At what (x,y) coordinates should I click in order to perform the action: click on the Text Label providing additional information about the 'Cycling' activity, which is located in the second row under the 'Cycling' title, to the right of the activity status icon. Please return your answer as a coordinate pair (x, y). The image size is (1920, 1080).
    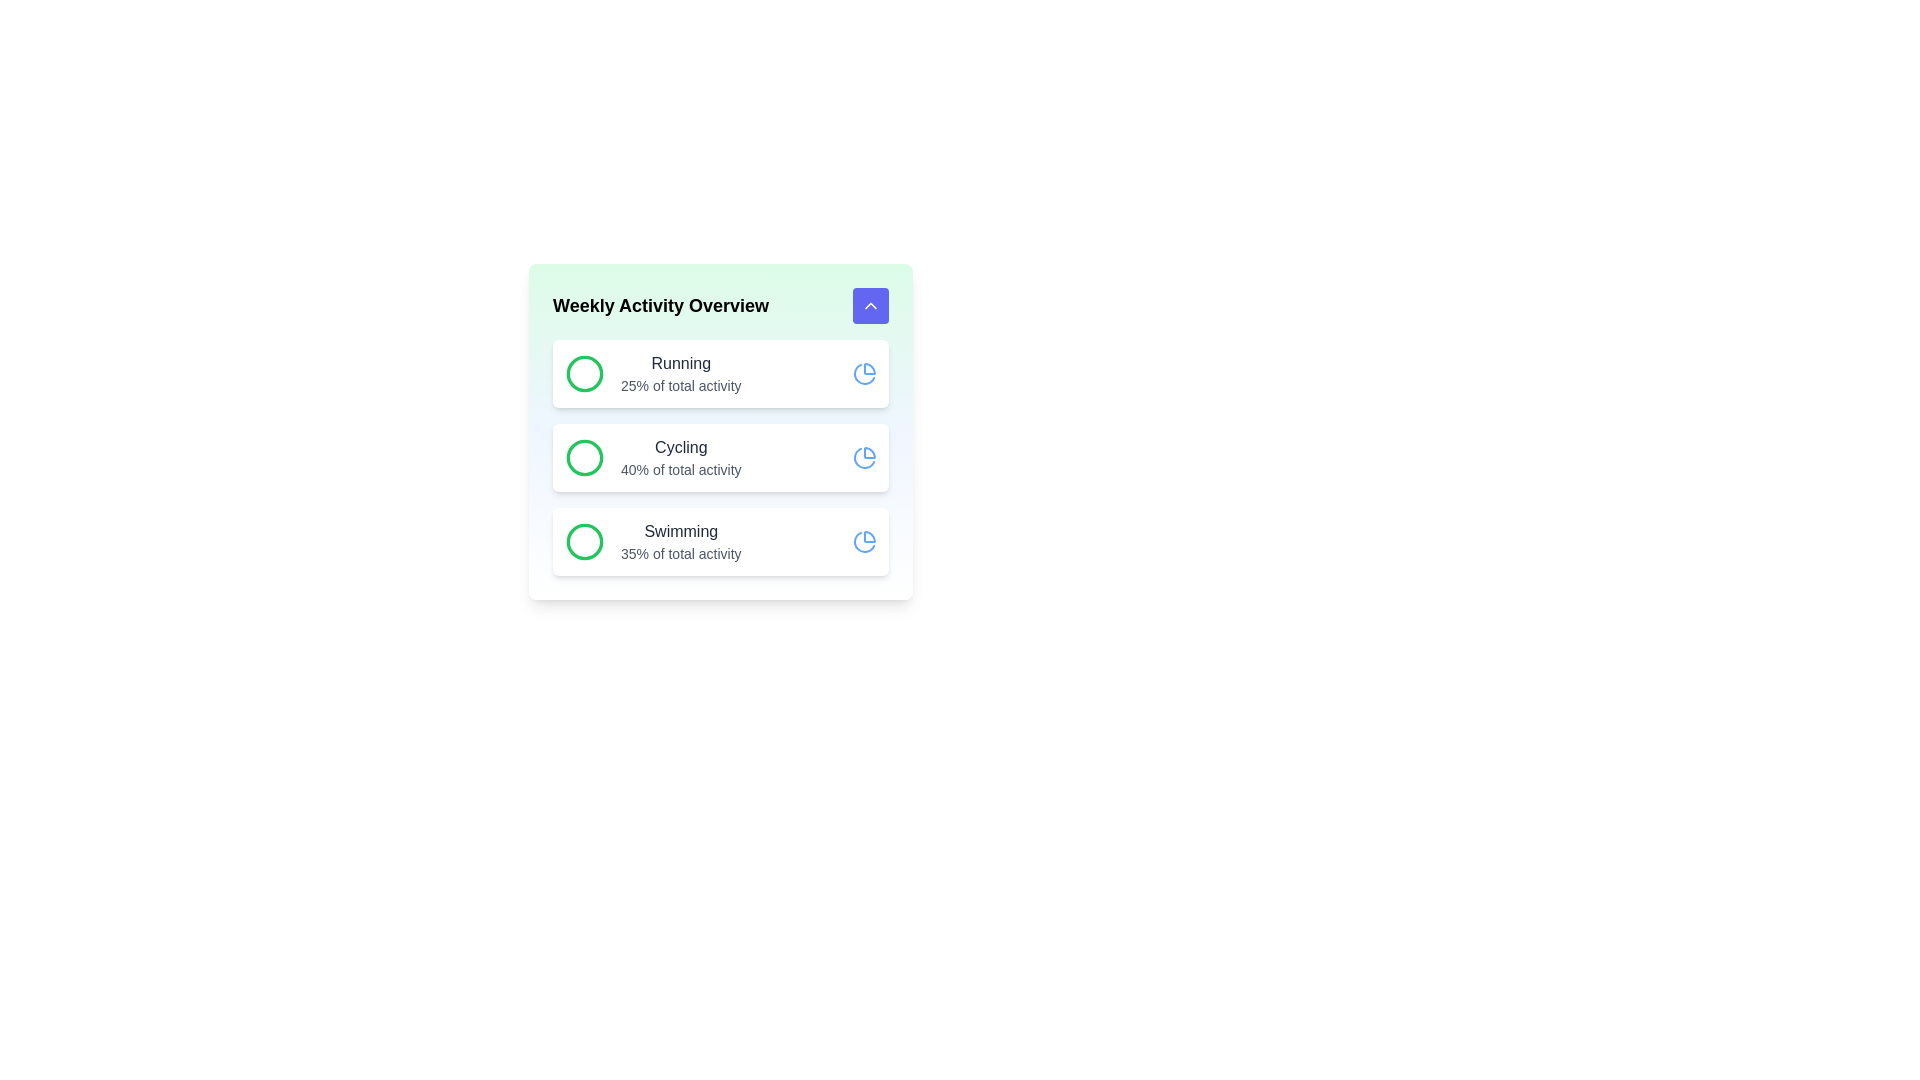
    Looking at the image, I should click on (681, 470).